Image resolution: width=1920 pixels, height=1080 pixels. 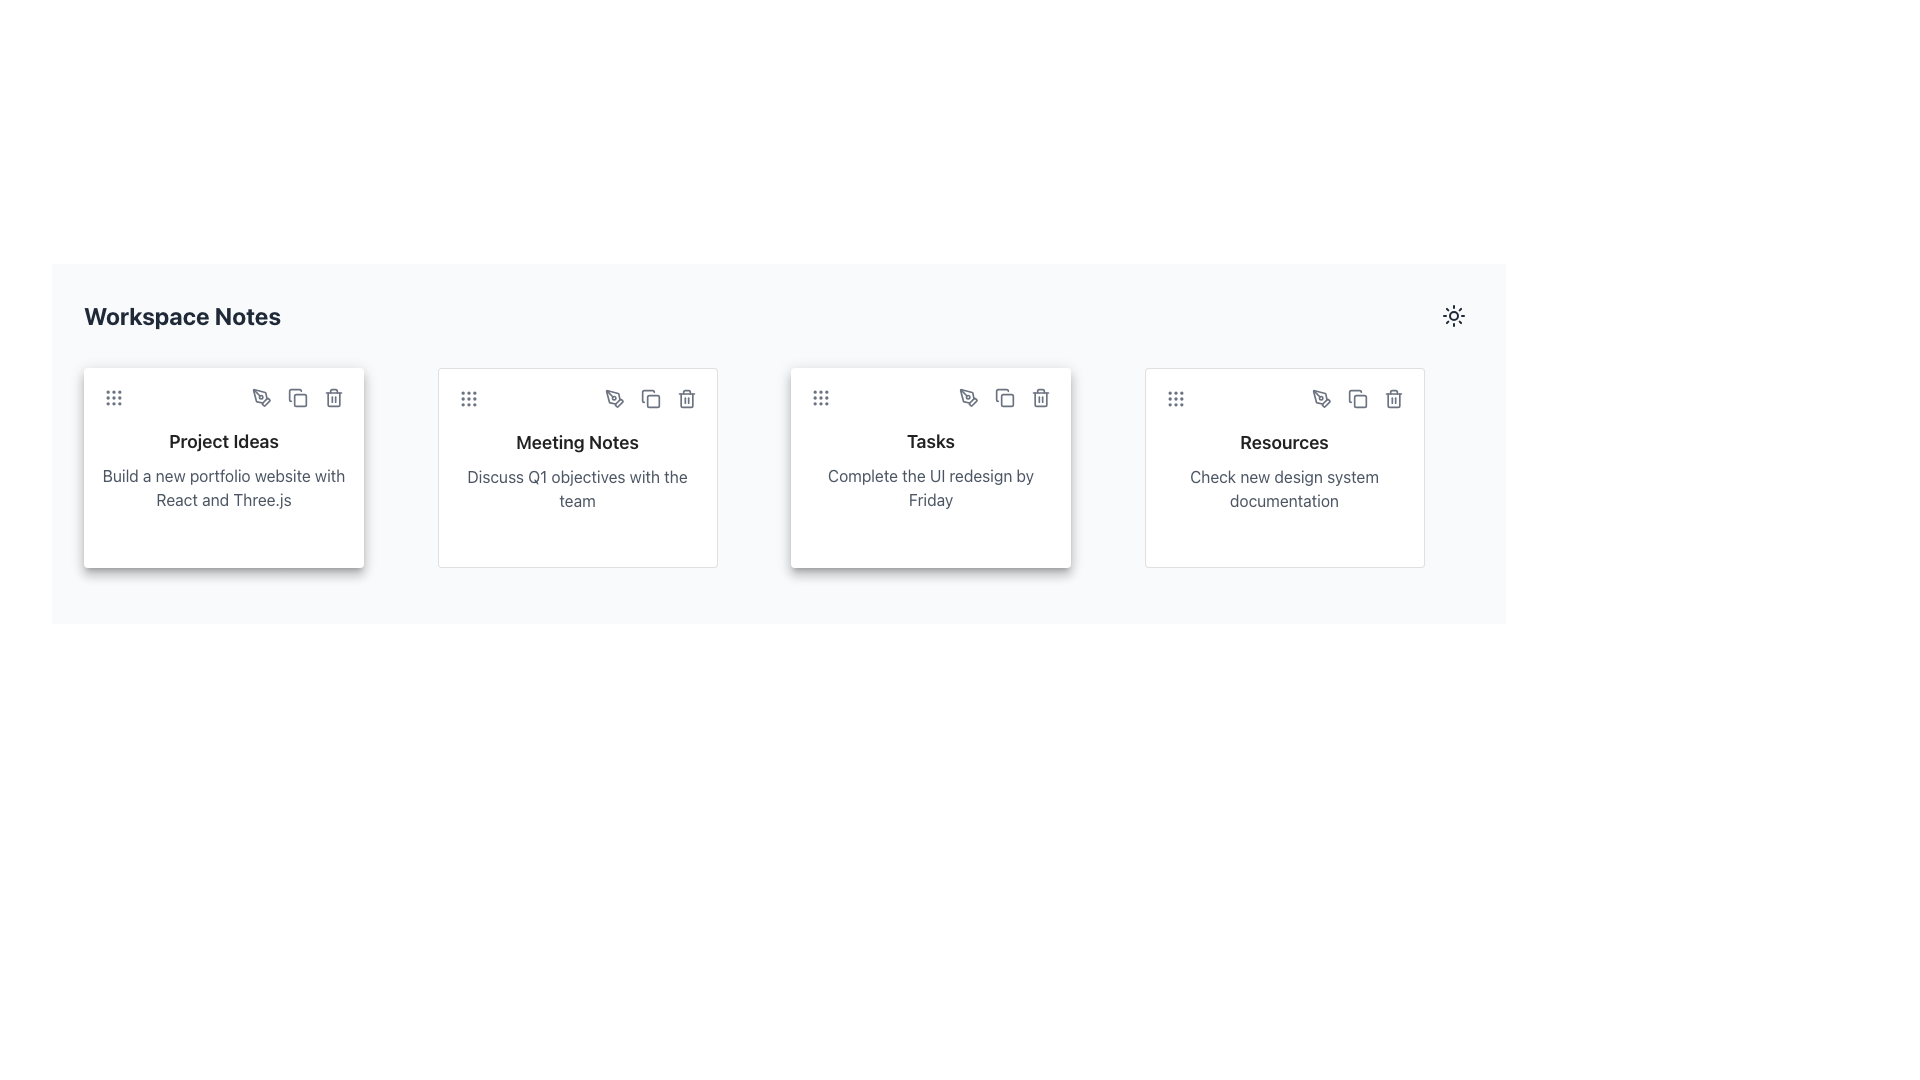 What do you see at coordinates (613, 398) in the screenshot?
I see `the first SVG-based interactive icon within the 'Meeting Notes' card under the 'Workspace Notes' heading` at bounding box center [613, 398].